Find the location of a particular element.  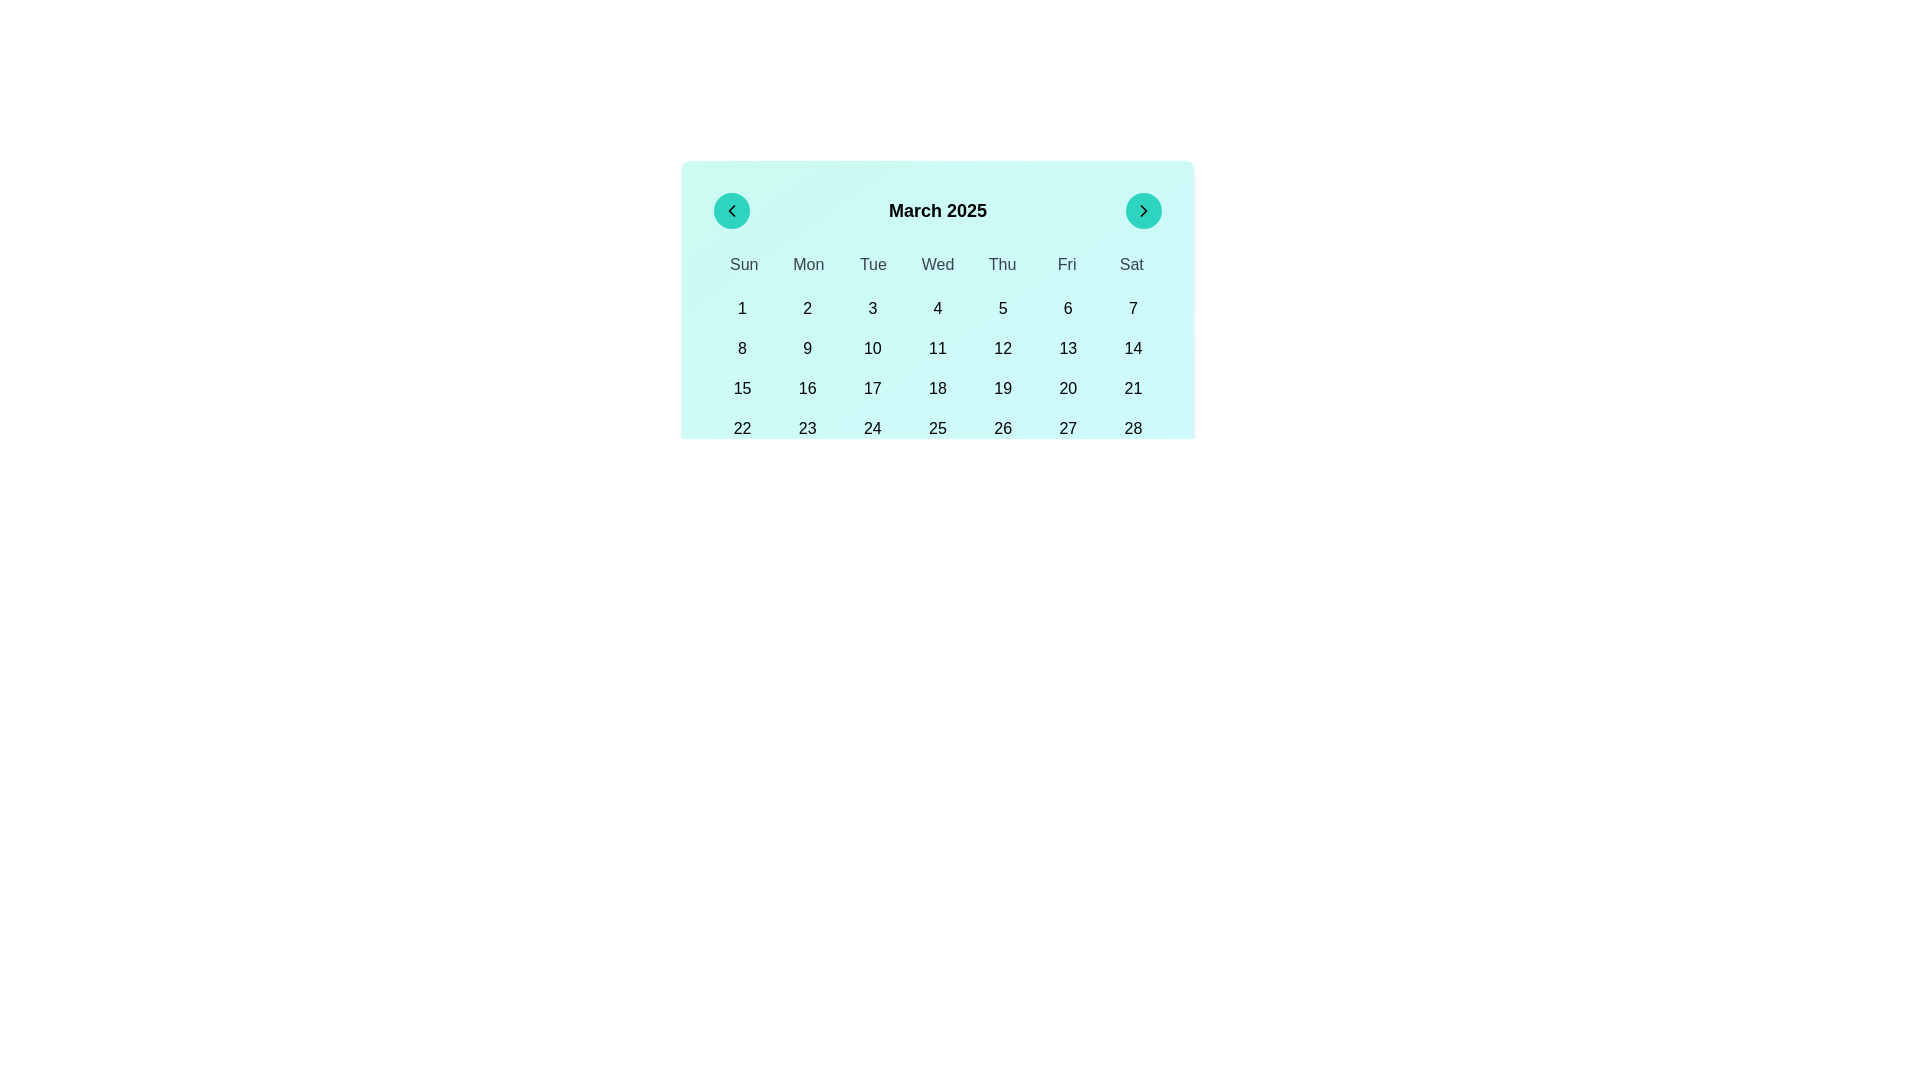

the grid cell representing the 25th day of March 2025 is located at coordinates (936, 427).